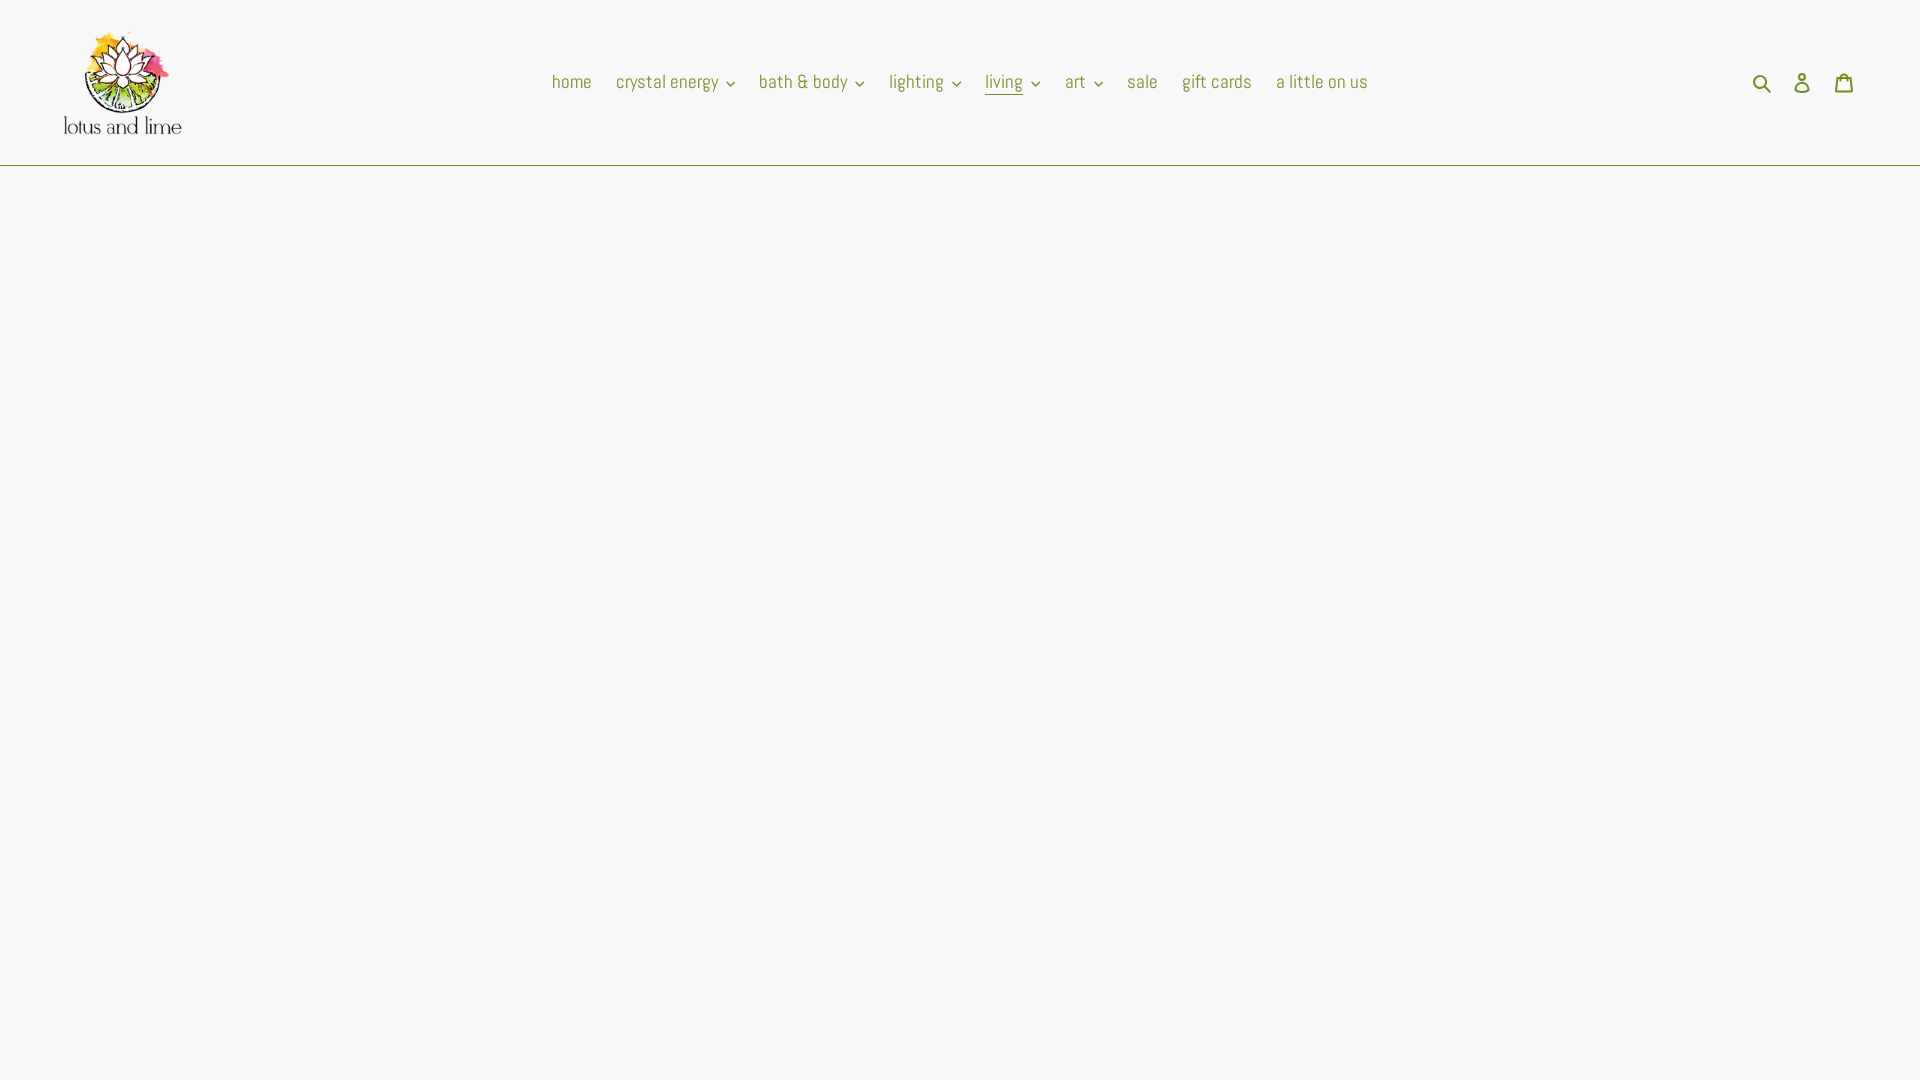 Image resolution: width=1920 pixels, height=1080 pixels. I want to click on 'living', so click(1012, 81).